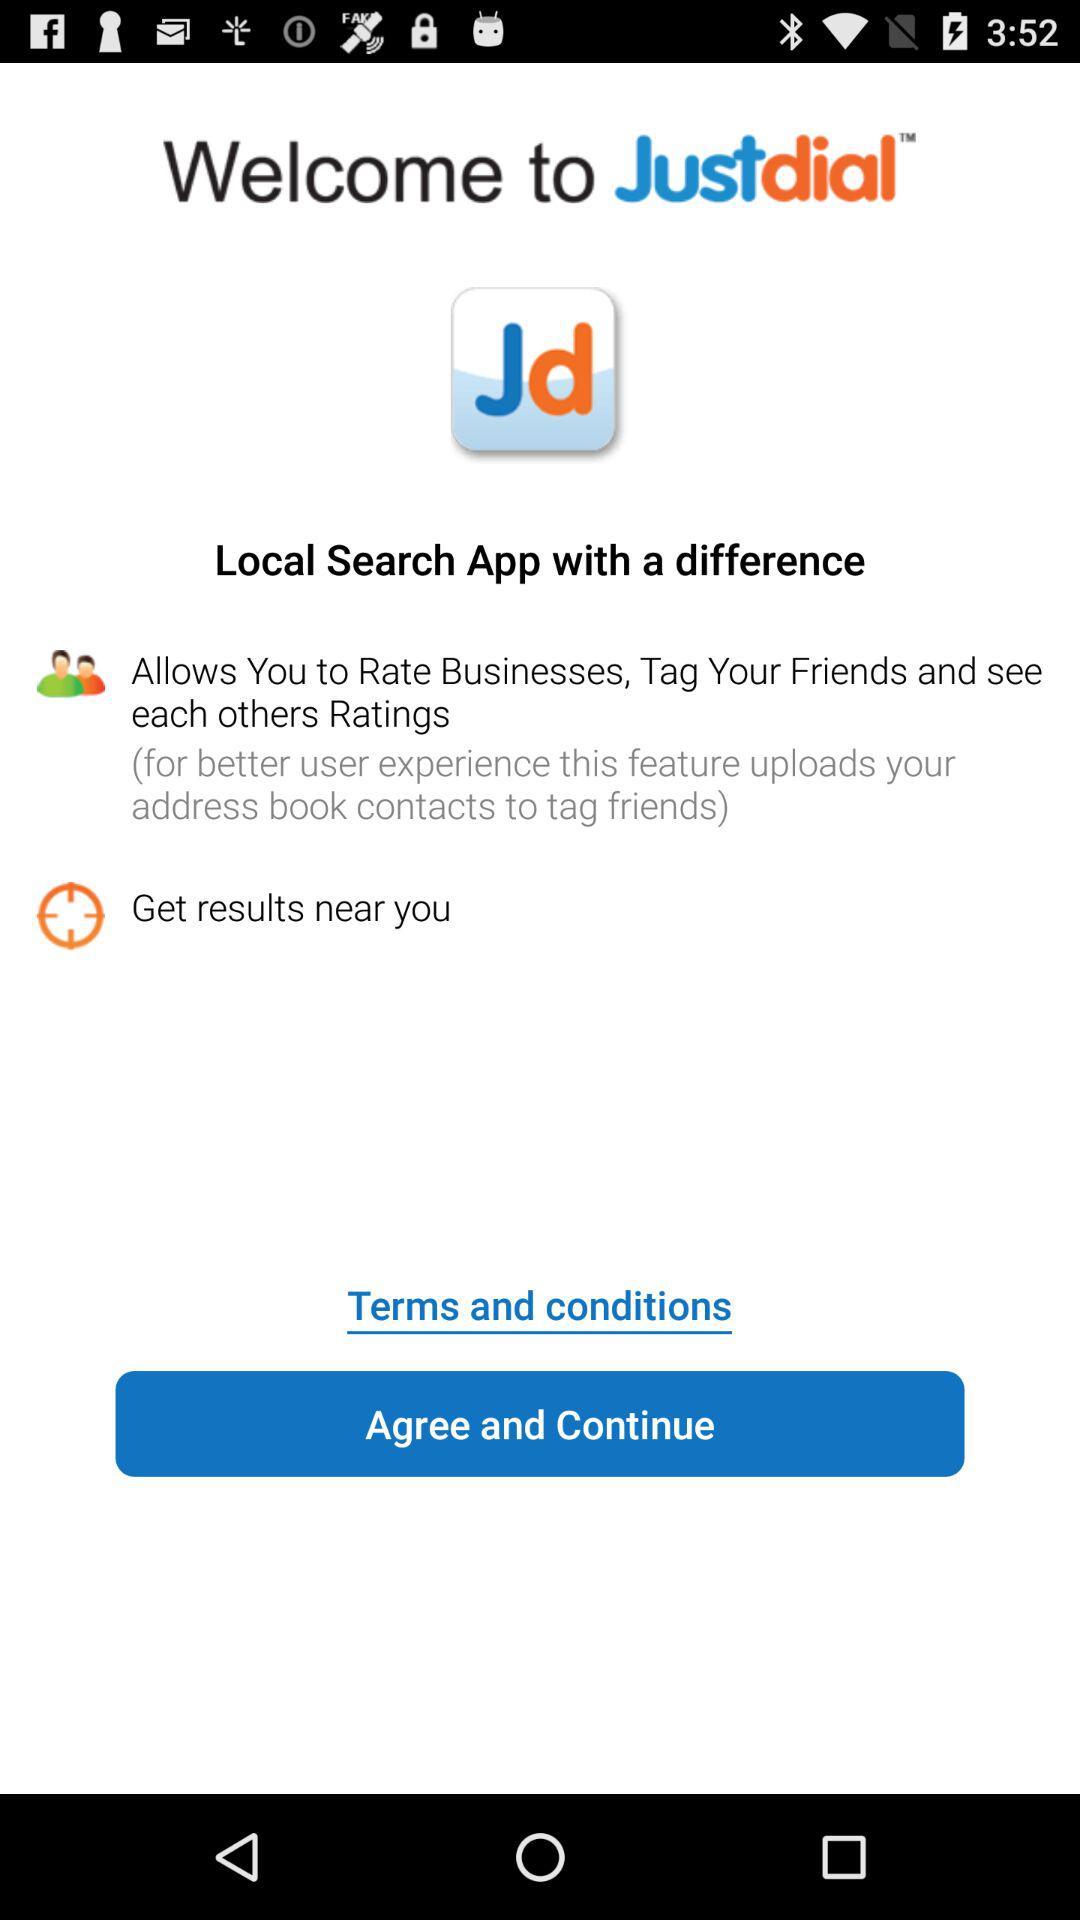 Image resolution: width=1080 pixels, height=1920 pixels. I want to click on terms and conditions item, so click(538, 1291).